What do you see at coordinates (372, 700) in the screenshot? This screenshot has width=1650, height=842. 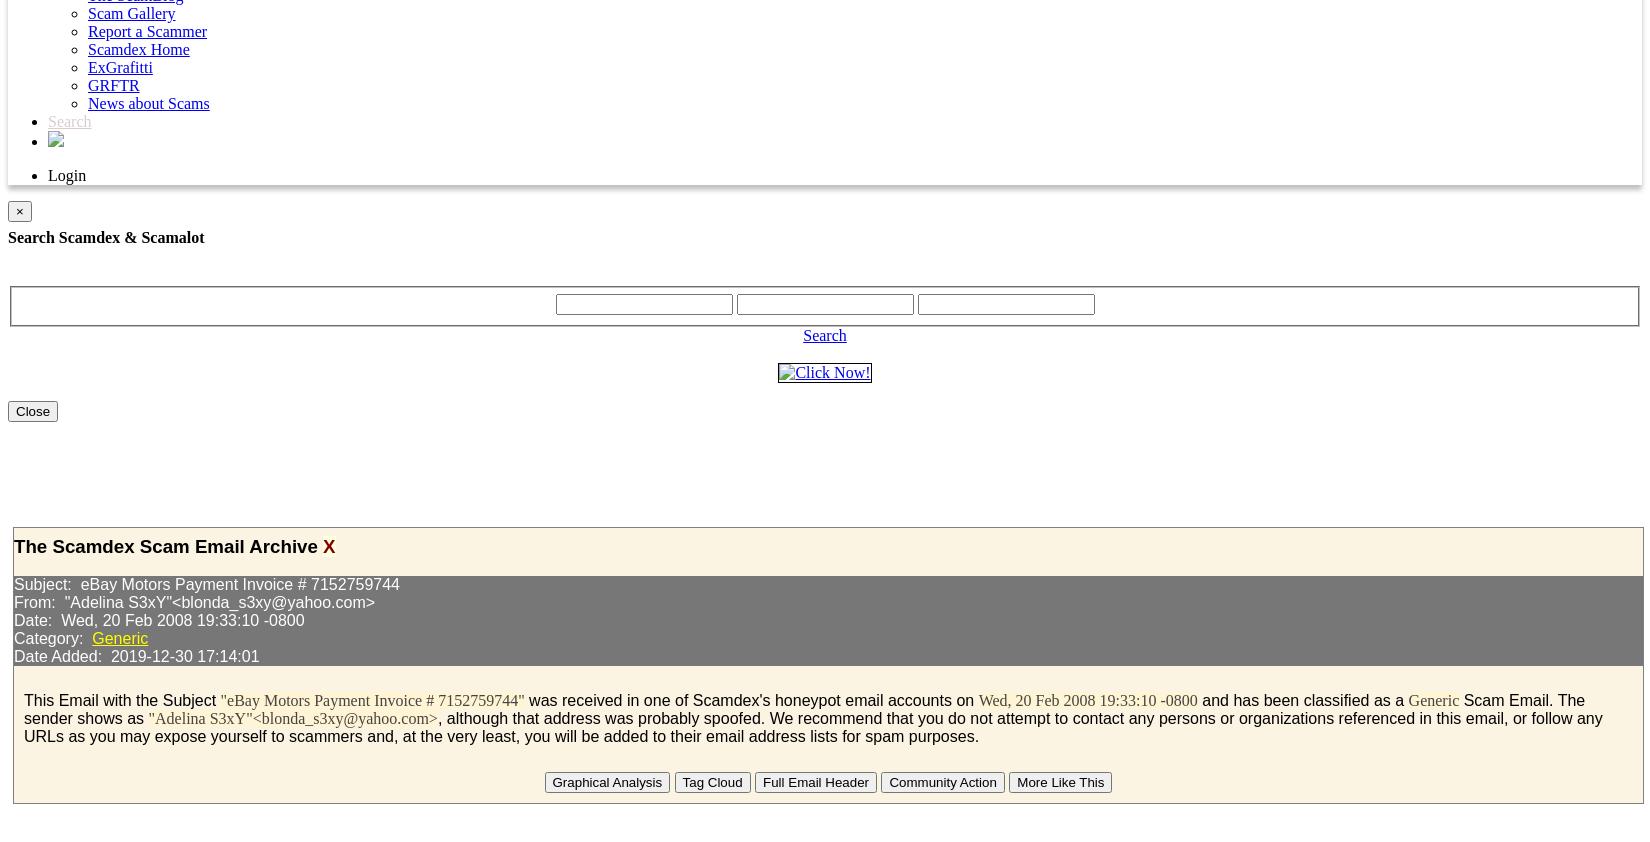 I see `'"eBay Motors Payment Invoice # 7152759744"'` at bounding box center [372, 700].